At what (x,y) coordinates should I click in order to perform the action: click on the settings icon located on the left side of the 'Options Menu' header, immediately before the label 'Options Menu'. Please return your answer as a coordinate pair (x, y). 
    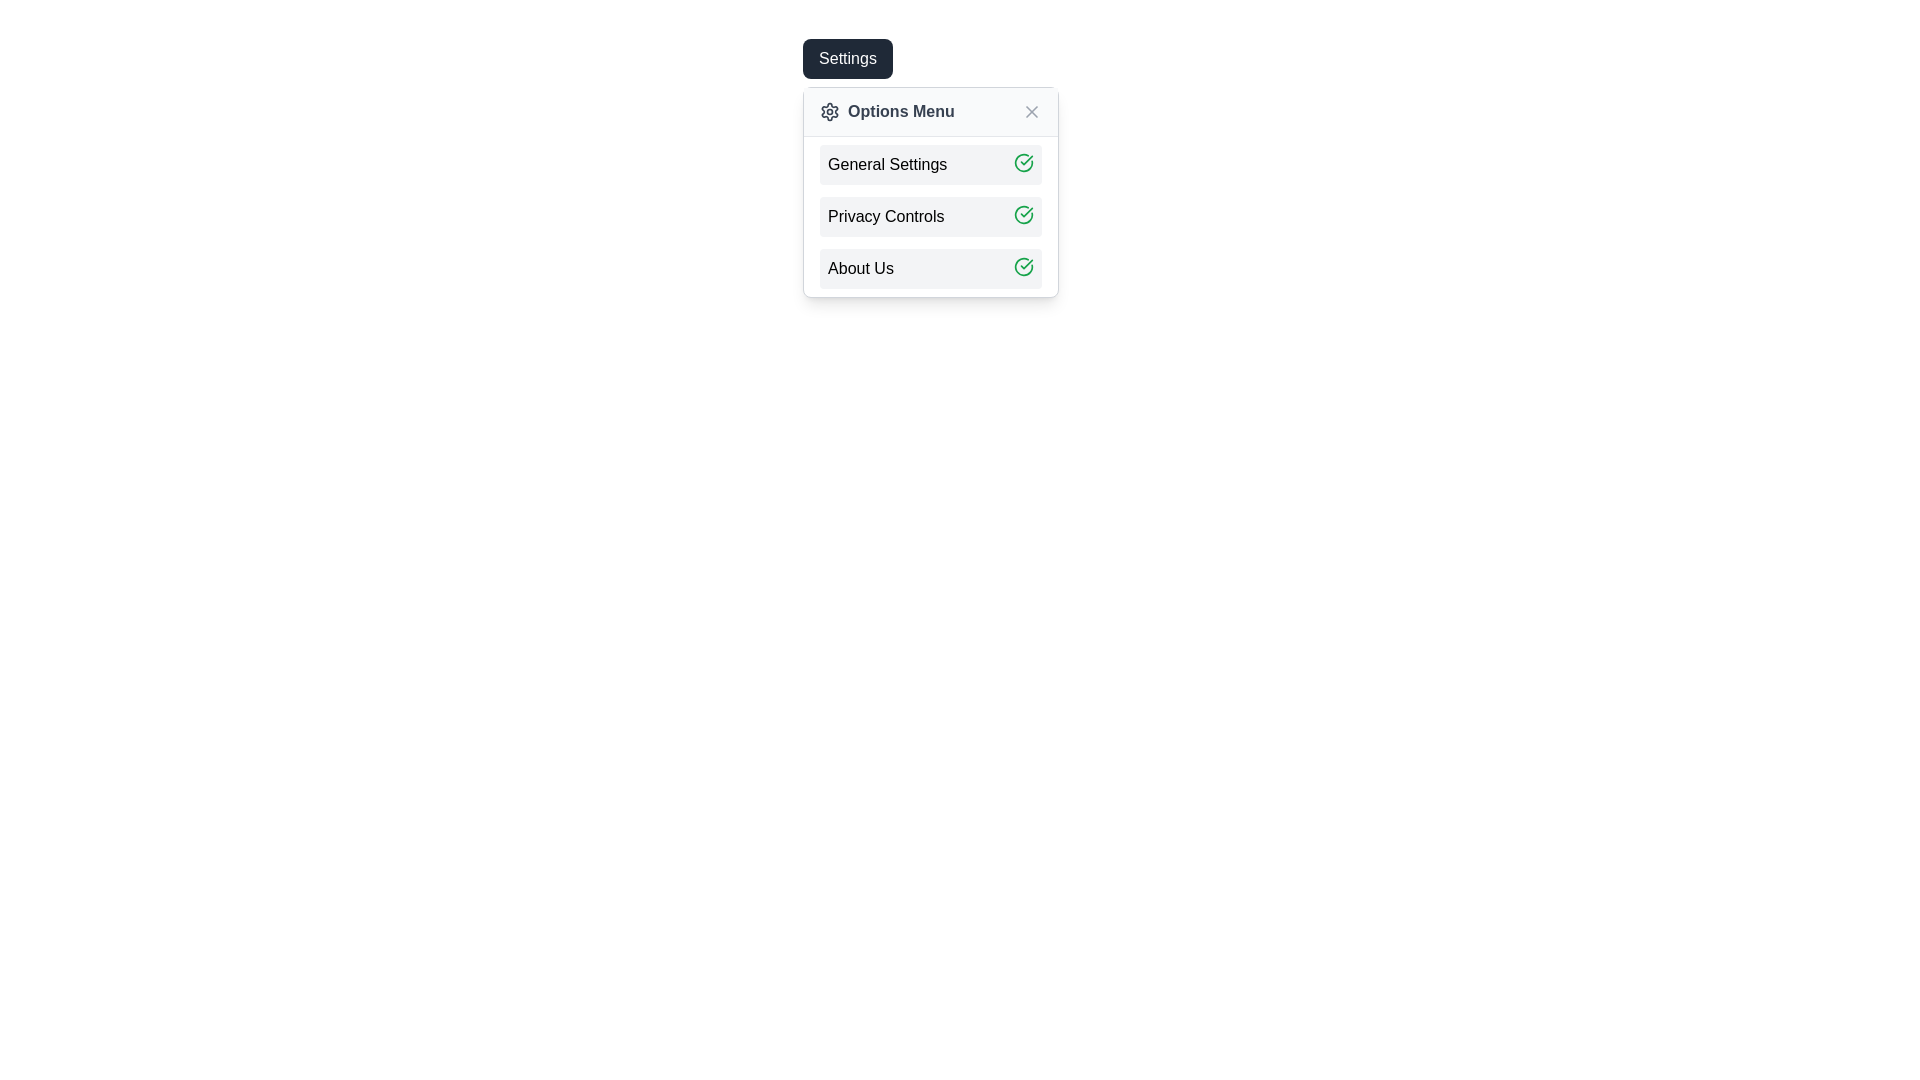
    Looking at the image, I should click on (830, 111).